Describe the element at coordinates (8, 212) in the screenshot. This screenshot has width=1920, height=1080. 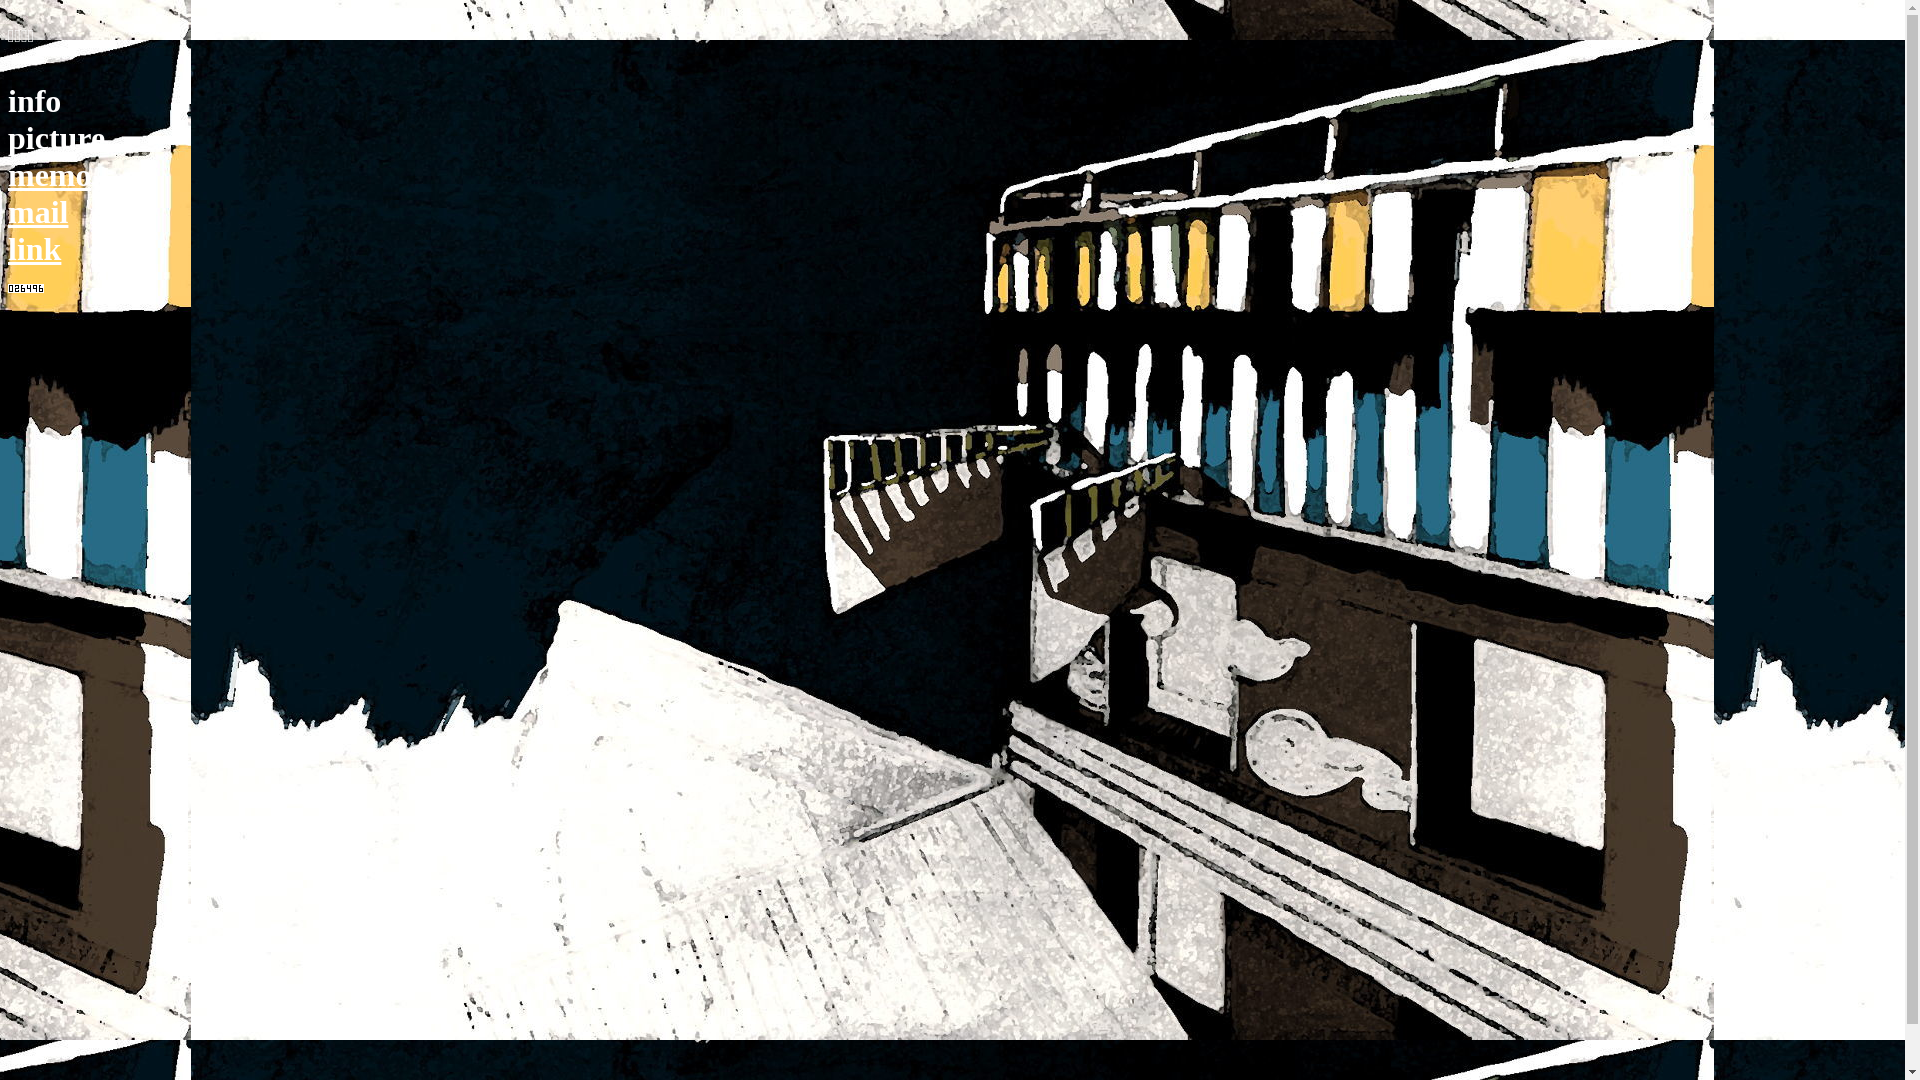
I see `'mail'` at that location.